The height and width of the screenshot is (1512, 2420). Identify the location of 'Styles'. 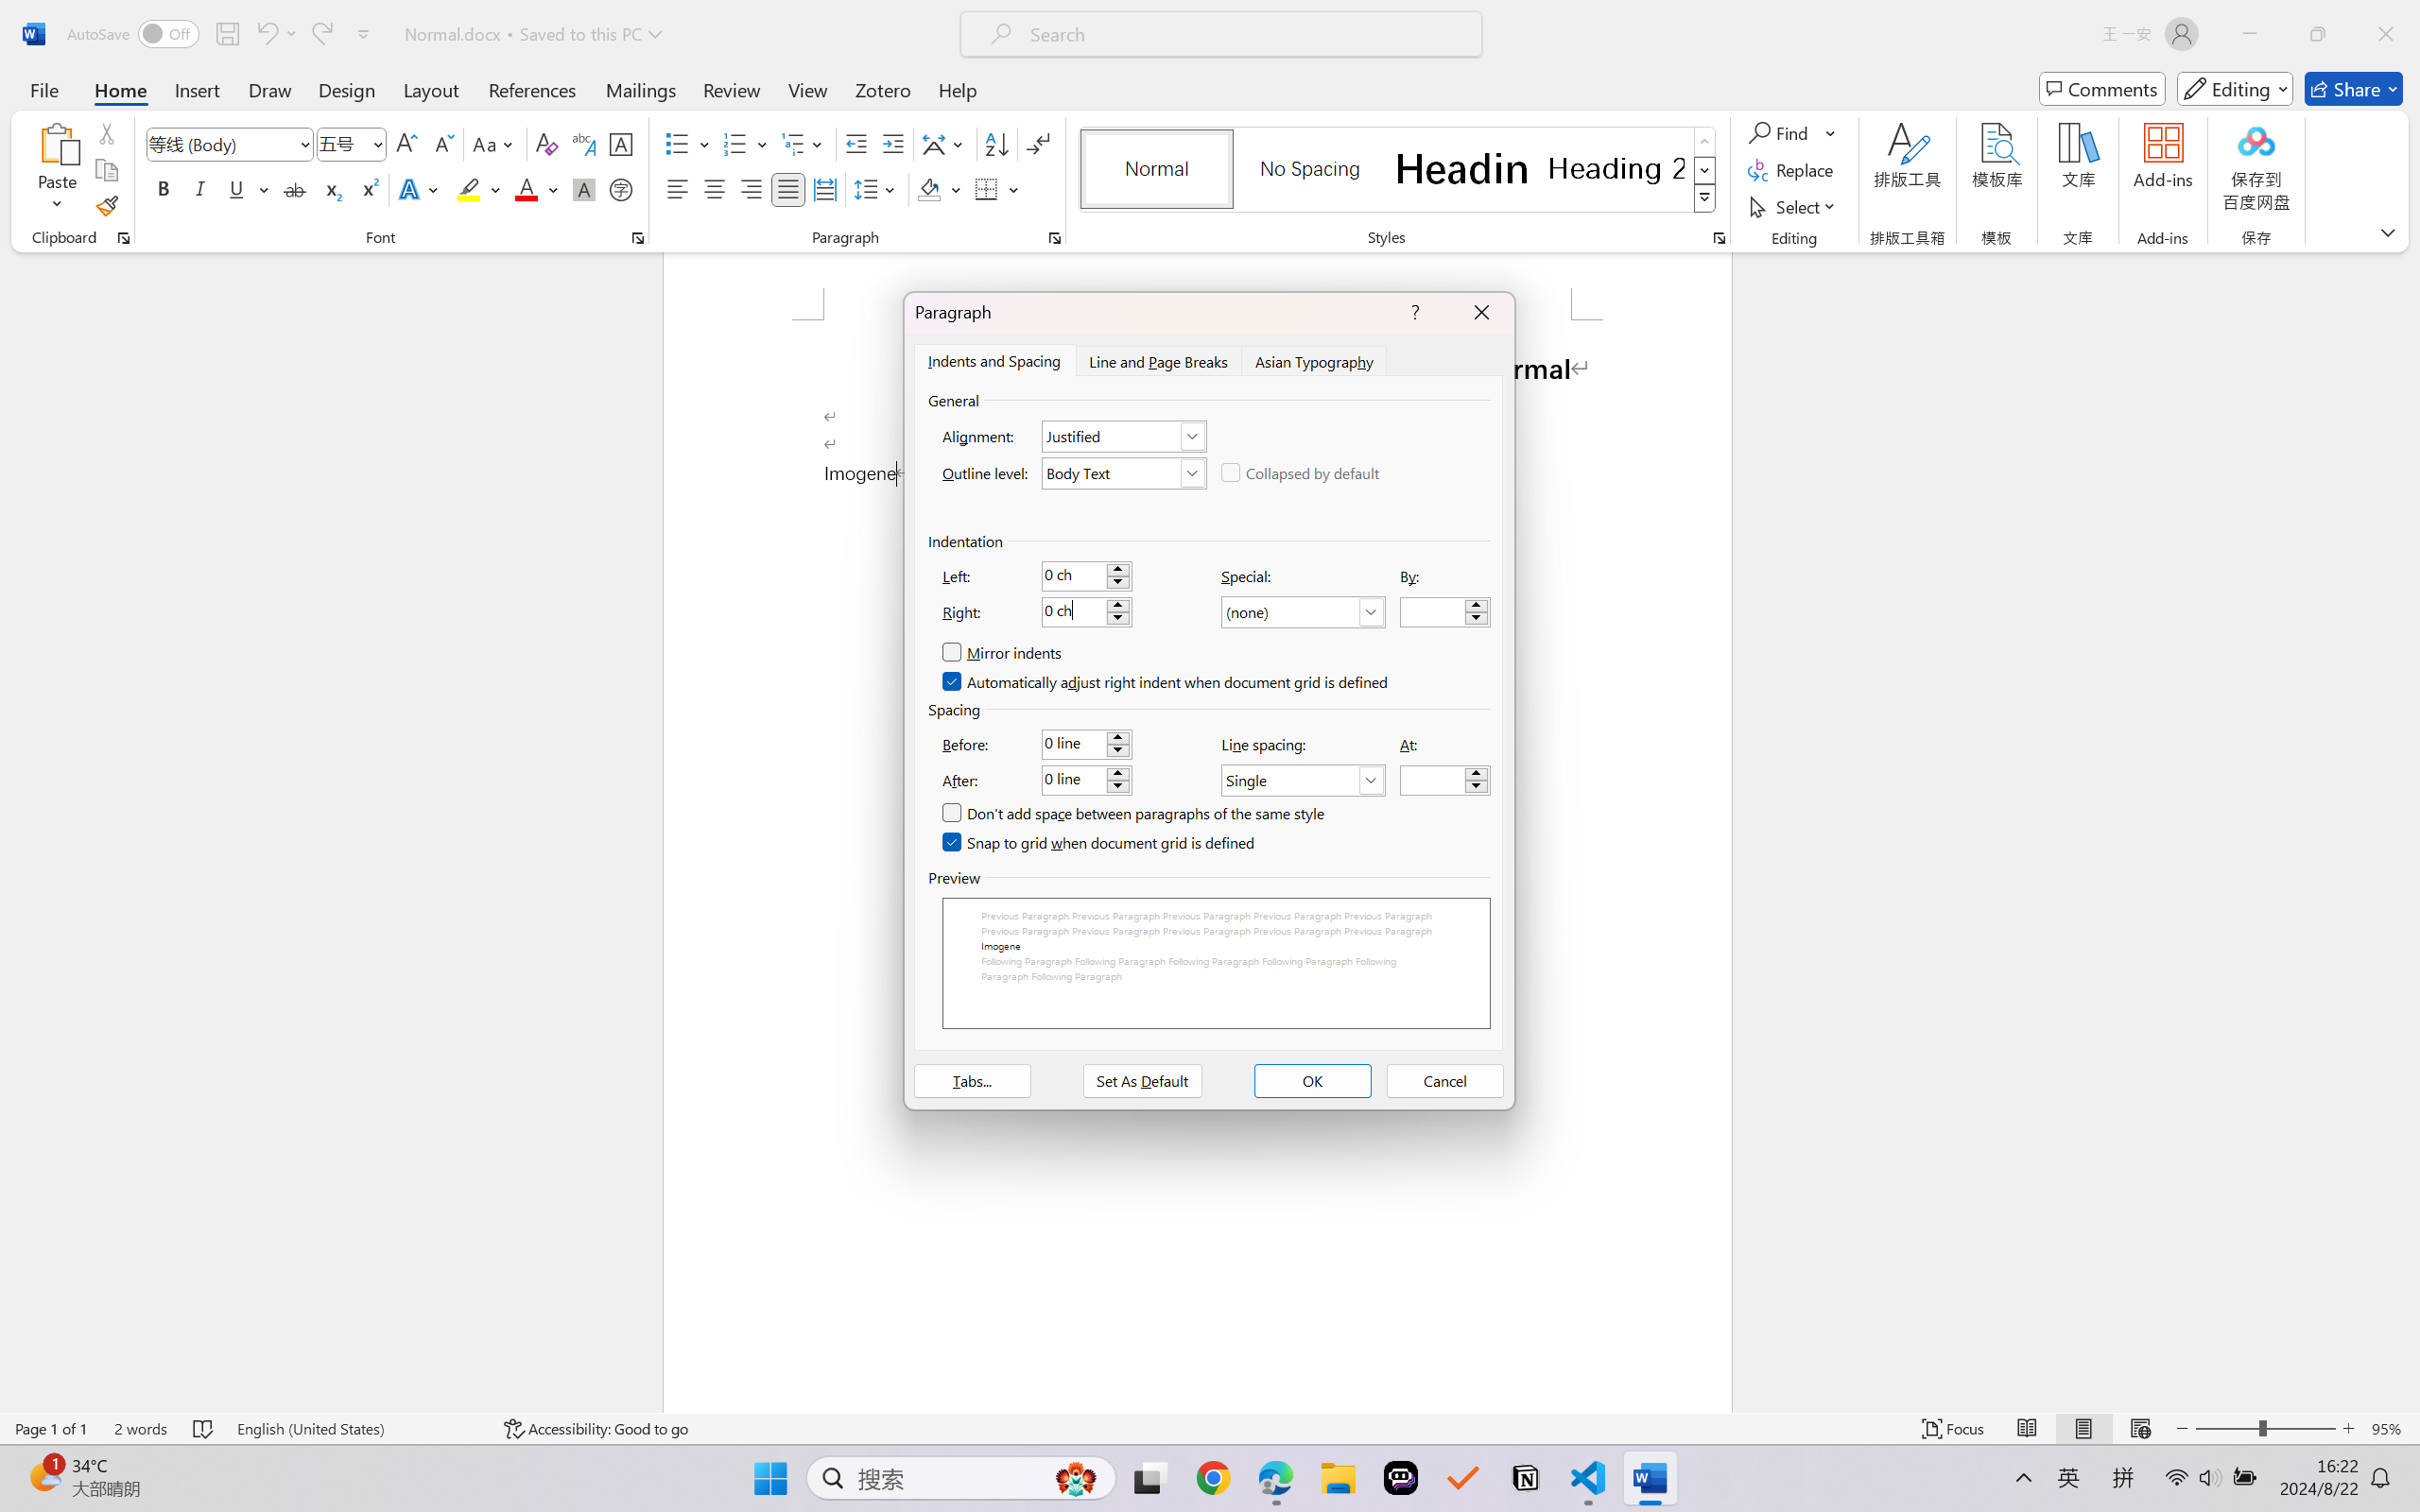
(1703, 198).